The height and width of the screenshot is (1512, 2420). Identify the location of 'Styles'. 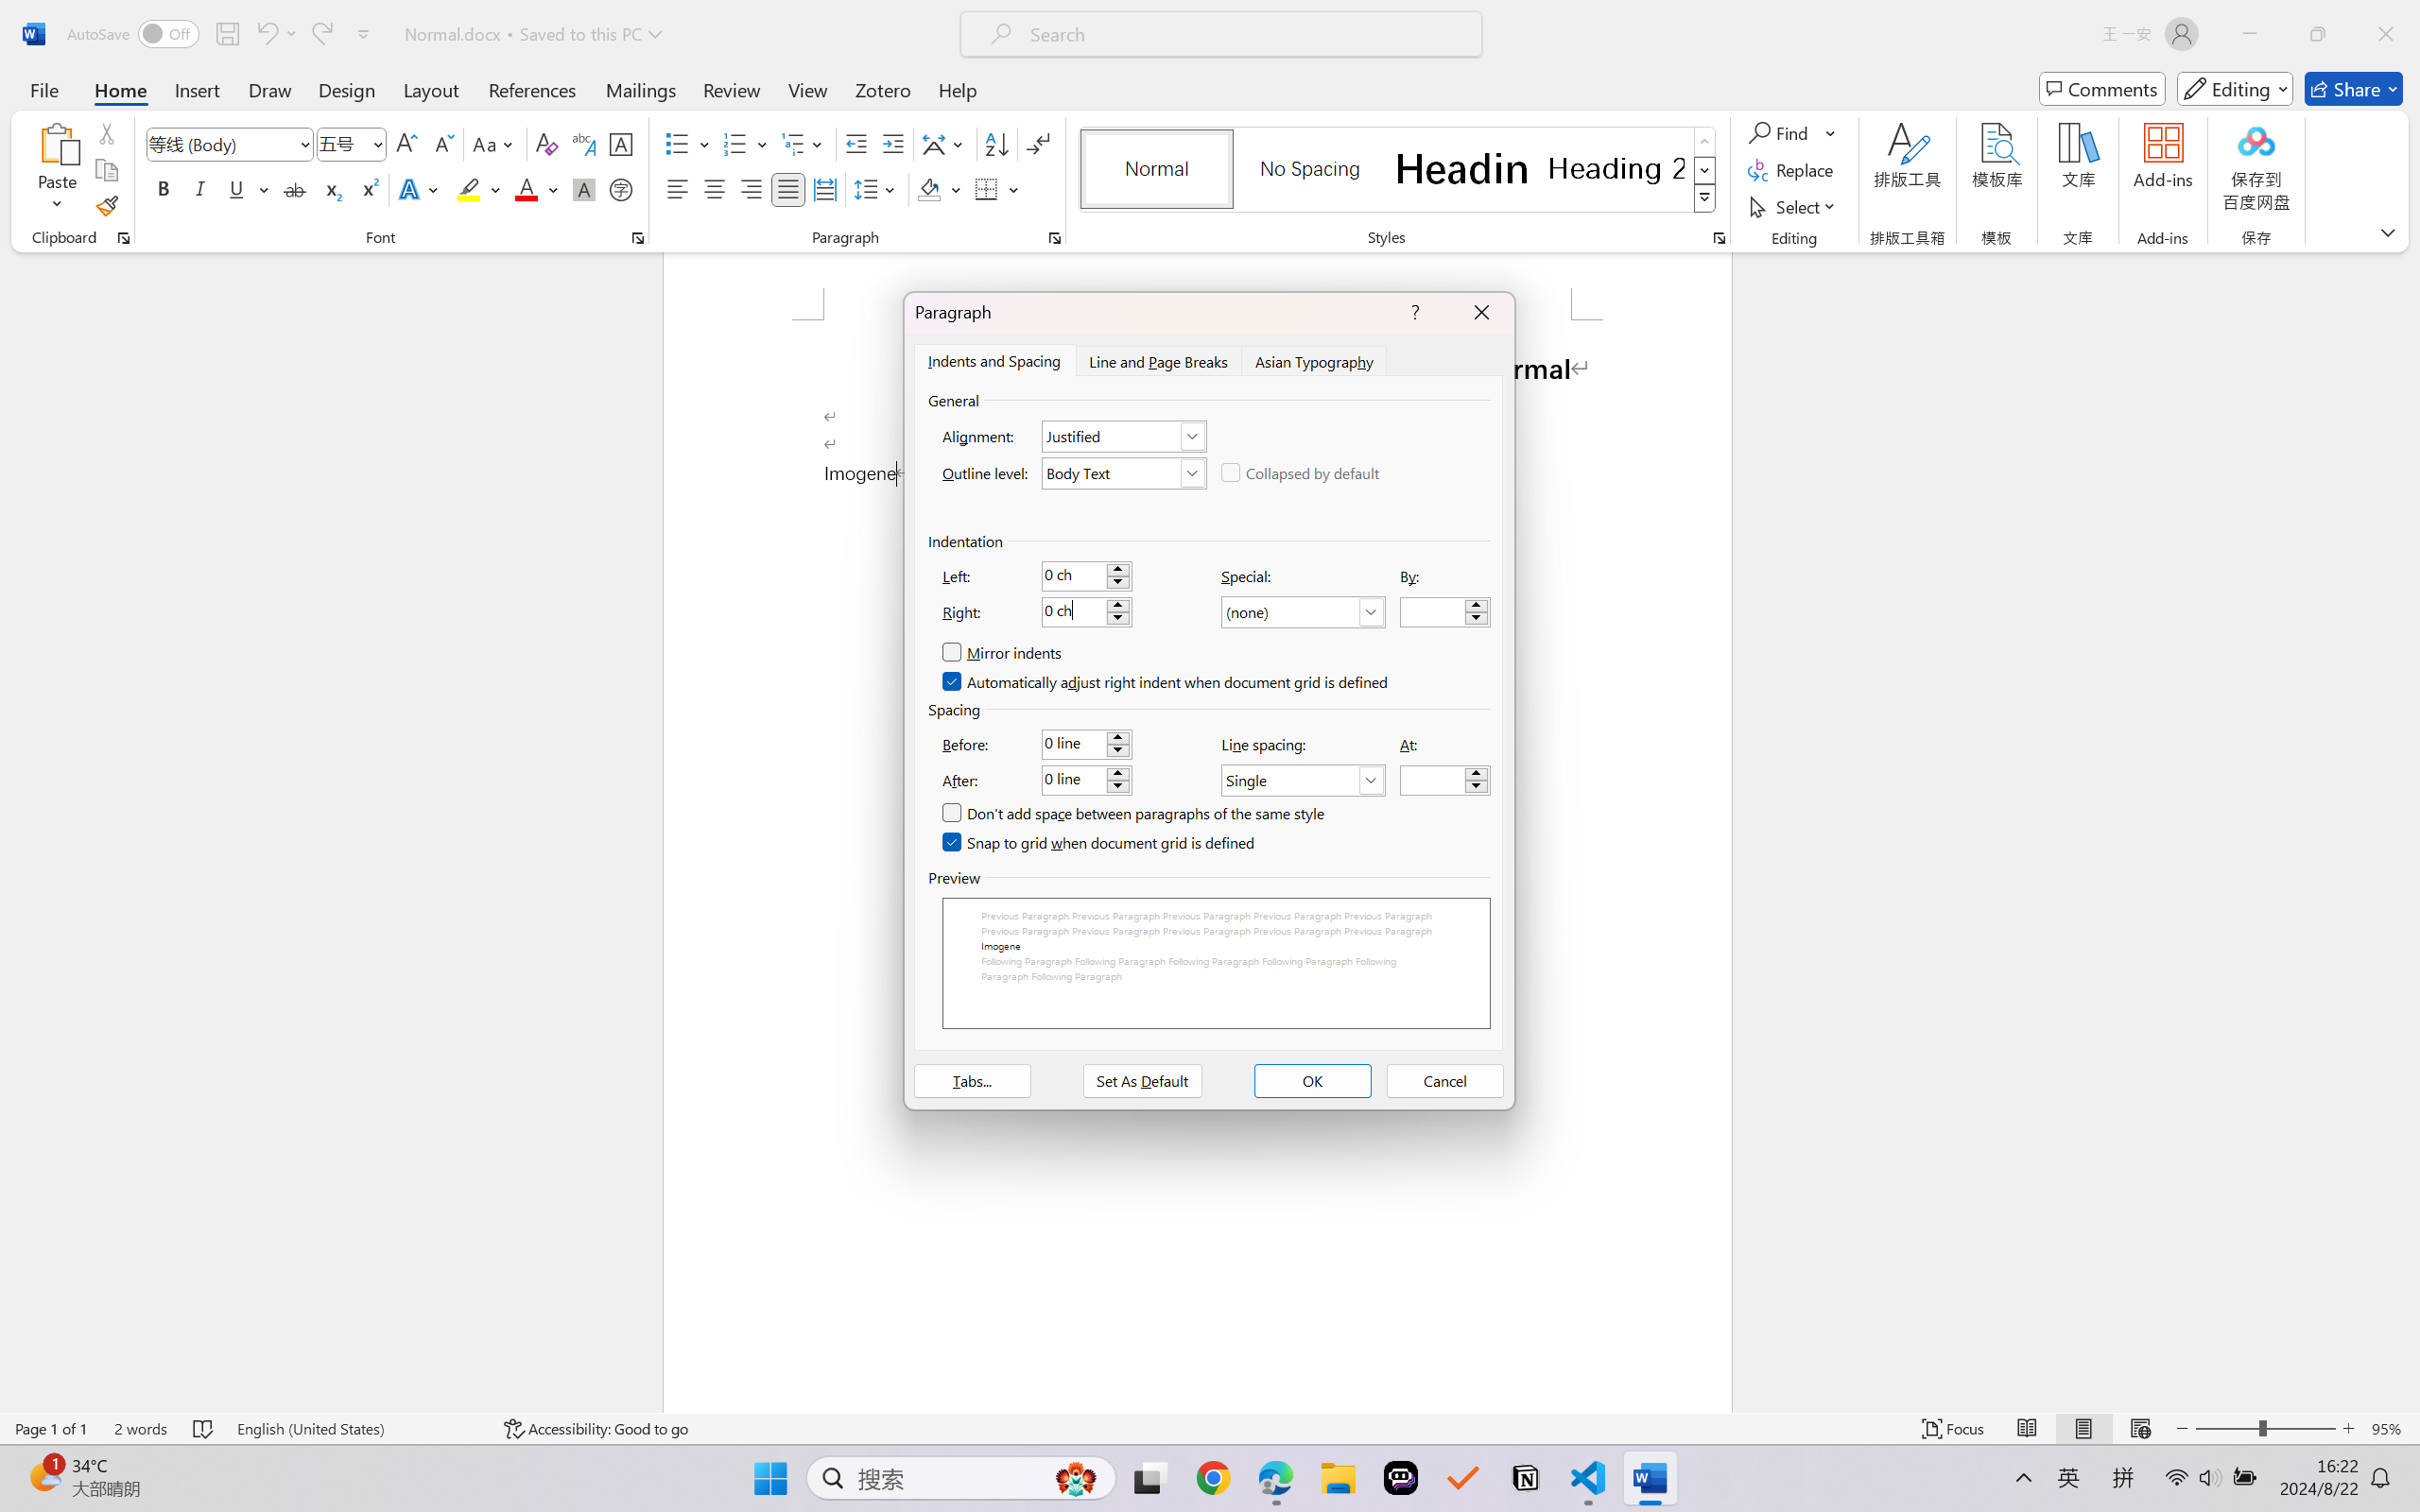
(1703, 198).